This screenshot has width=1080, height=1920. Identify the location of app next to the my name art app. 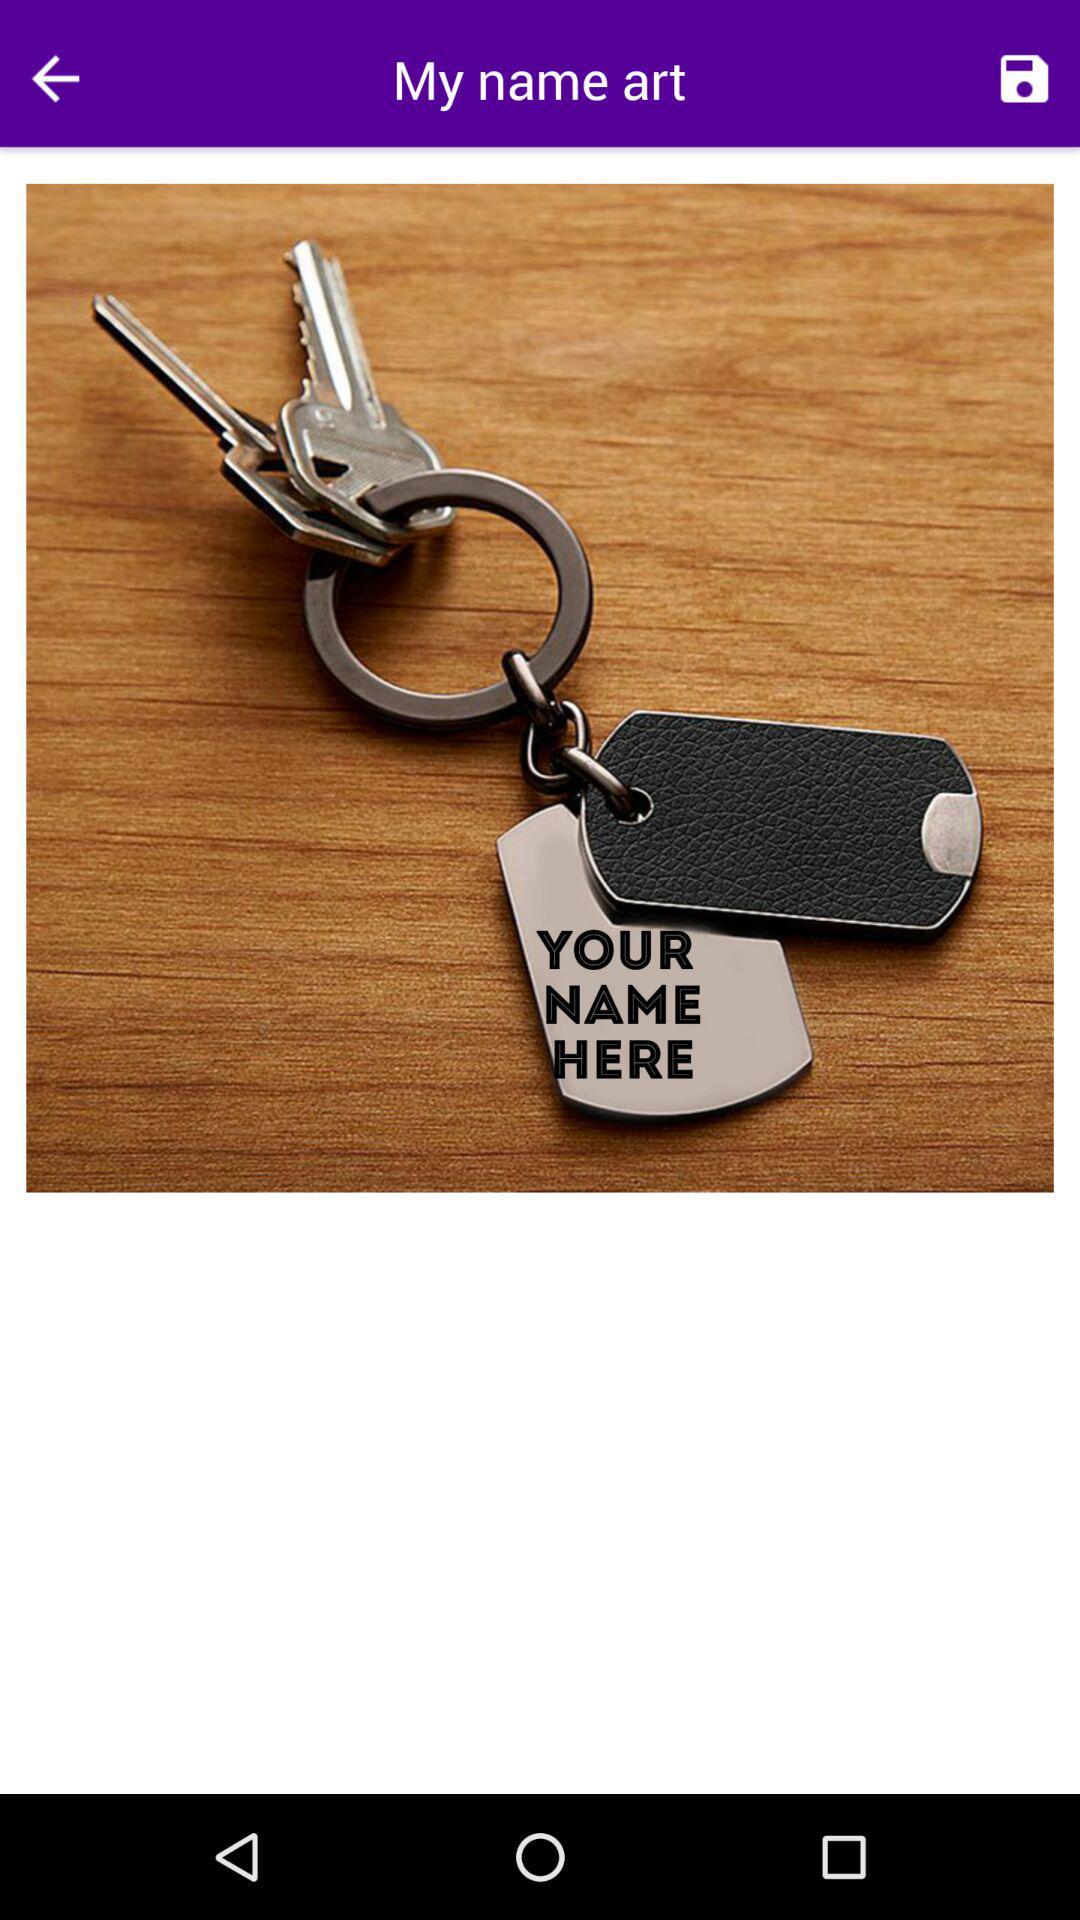
(1024, 78).